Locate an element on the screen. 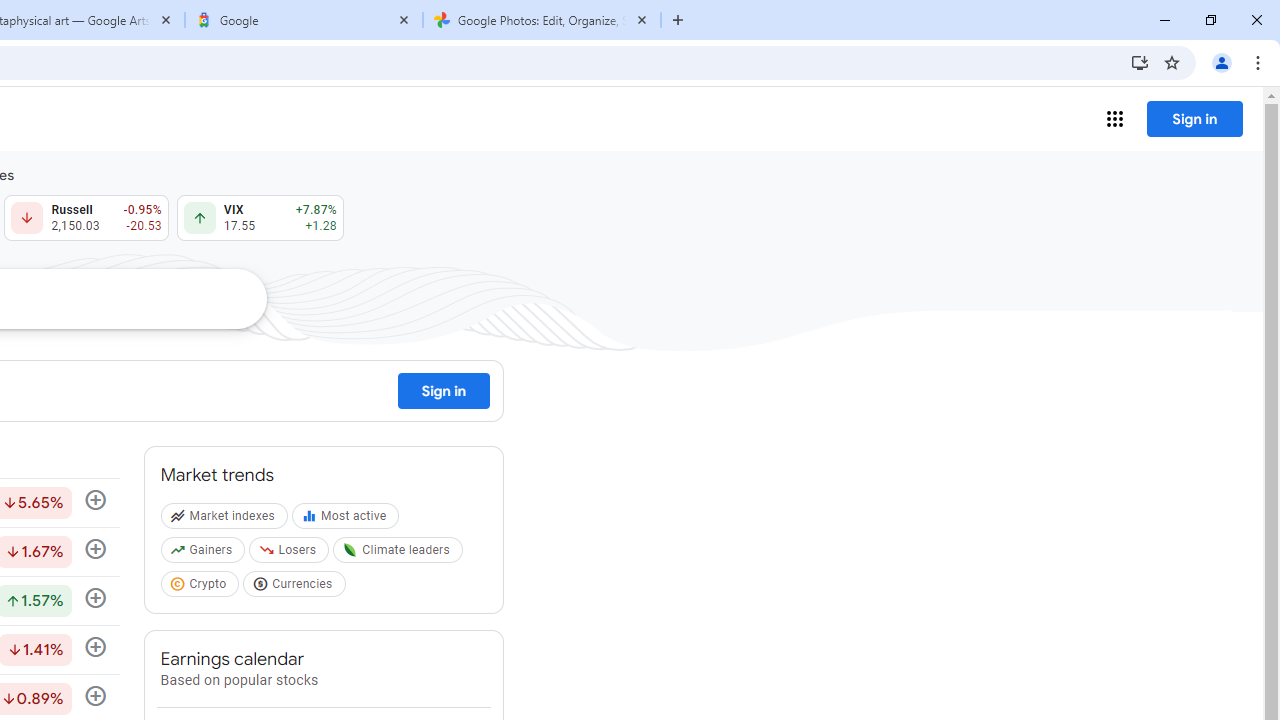 This screenshot has width=1280, height=720. 'Russell 2,150.03 Down by 0.95% -20.53' is located at coordinates (85, 218).